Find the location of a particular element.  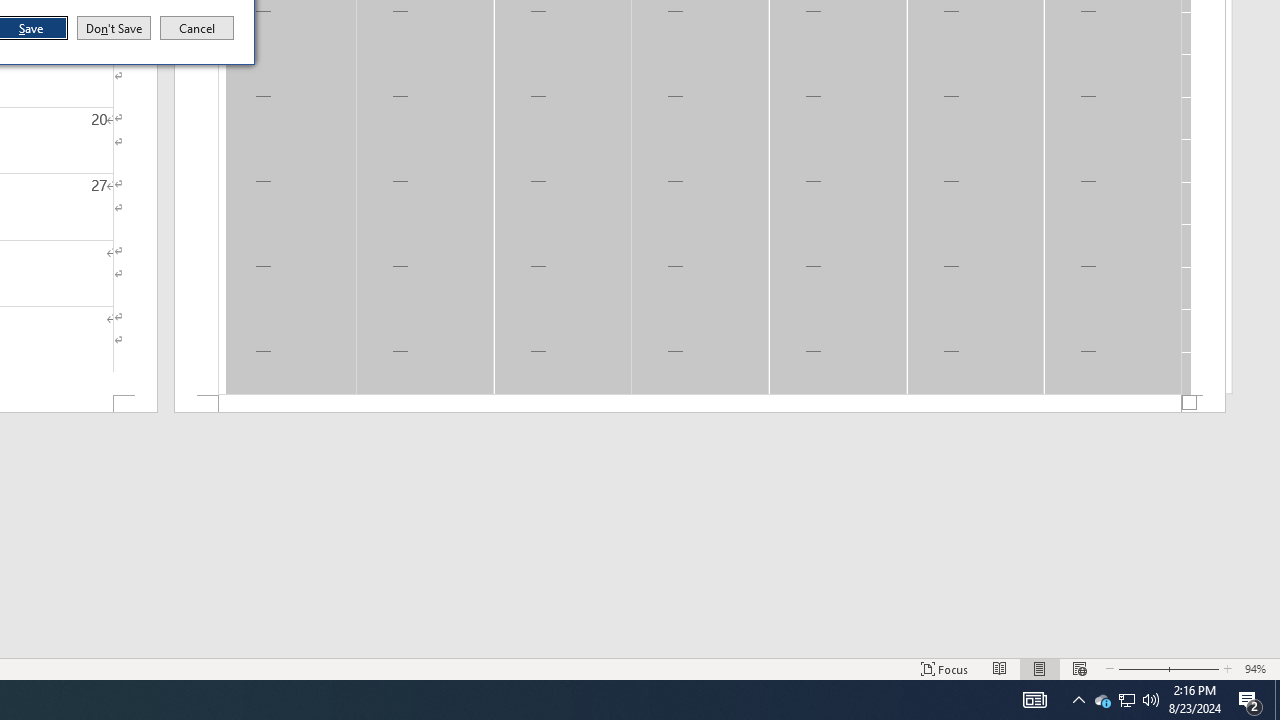

'Notification Chevron' is located at coordinates (1078, 698).